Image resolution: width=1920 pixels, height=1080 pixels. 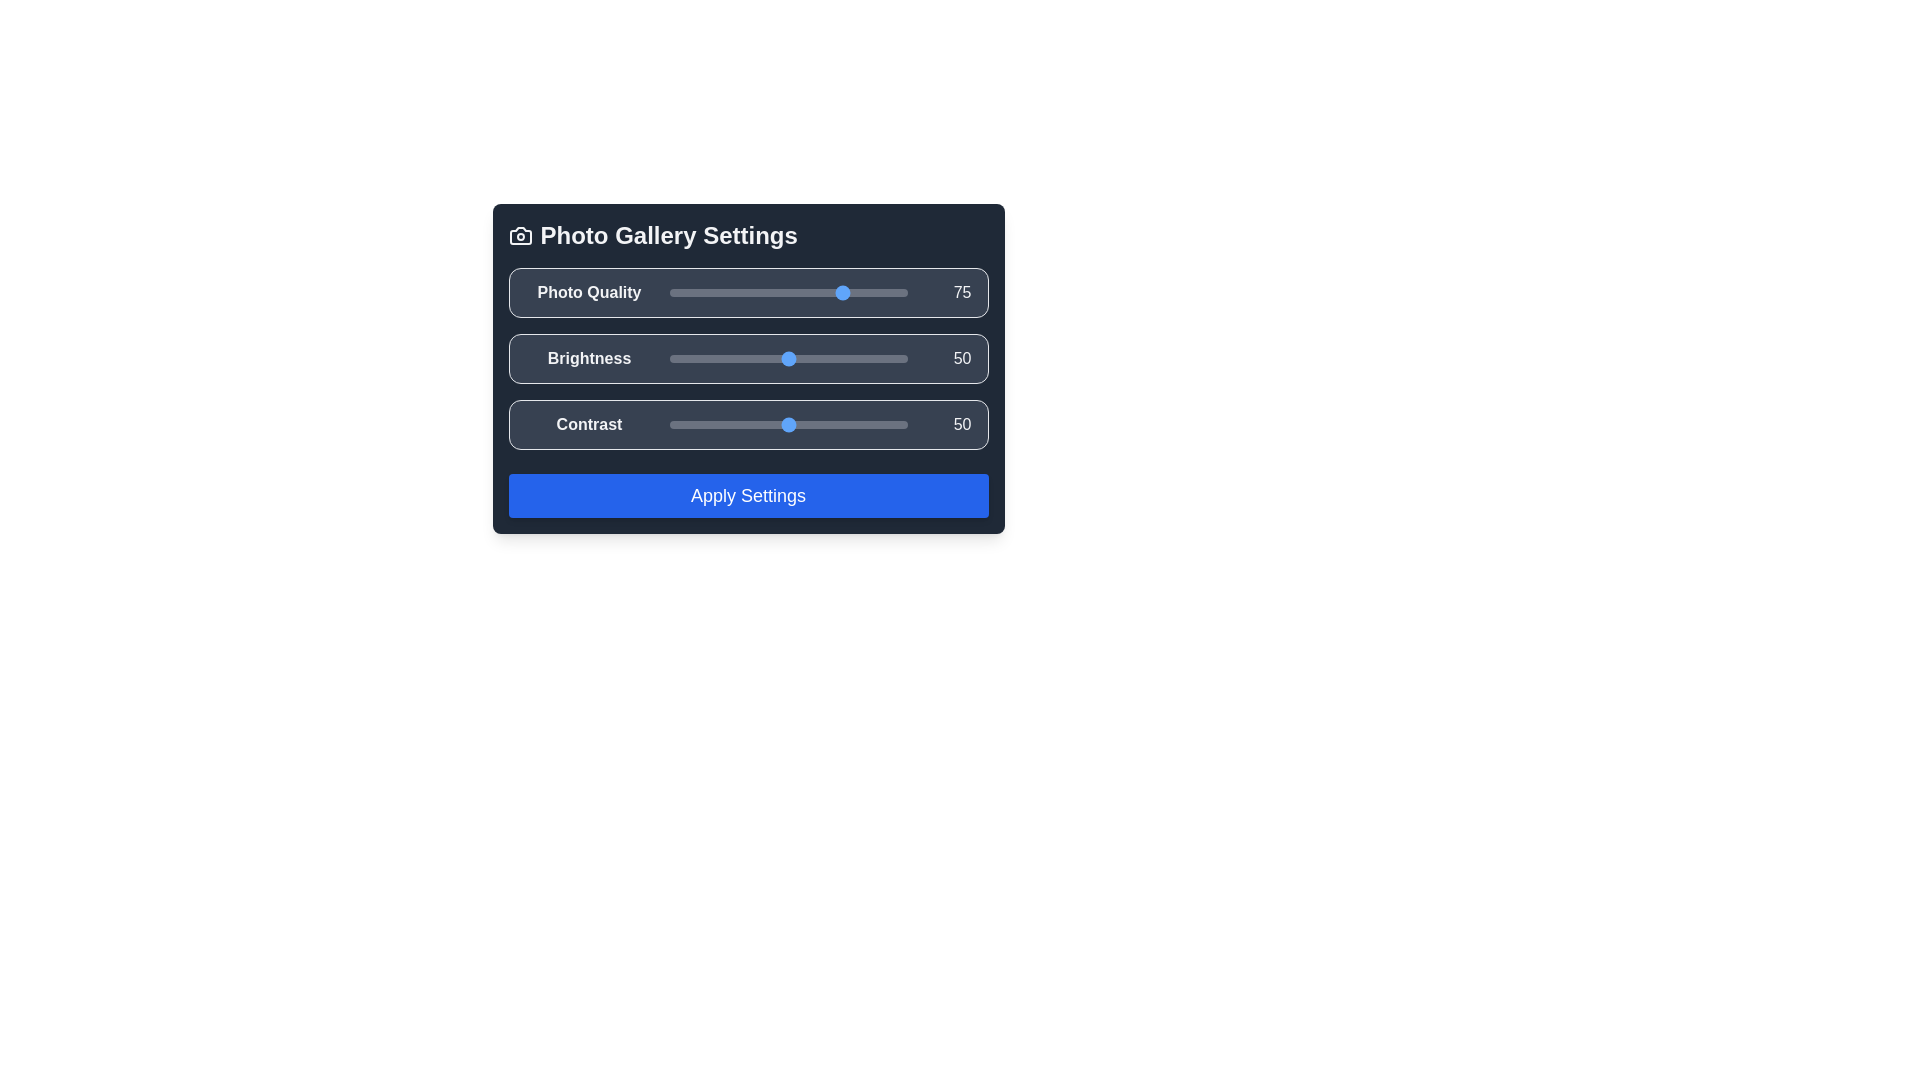 I want to click on the photo quality, so click(x=698, y=293).